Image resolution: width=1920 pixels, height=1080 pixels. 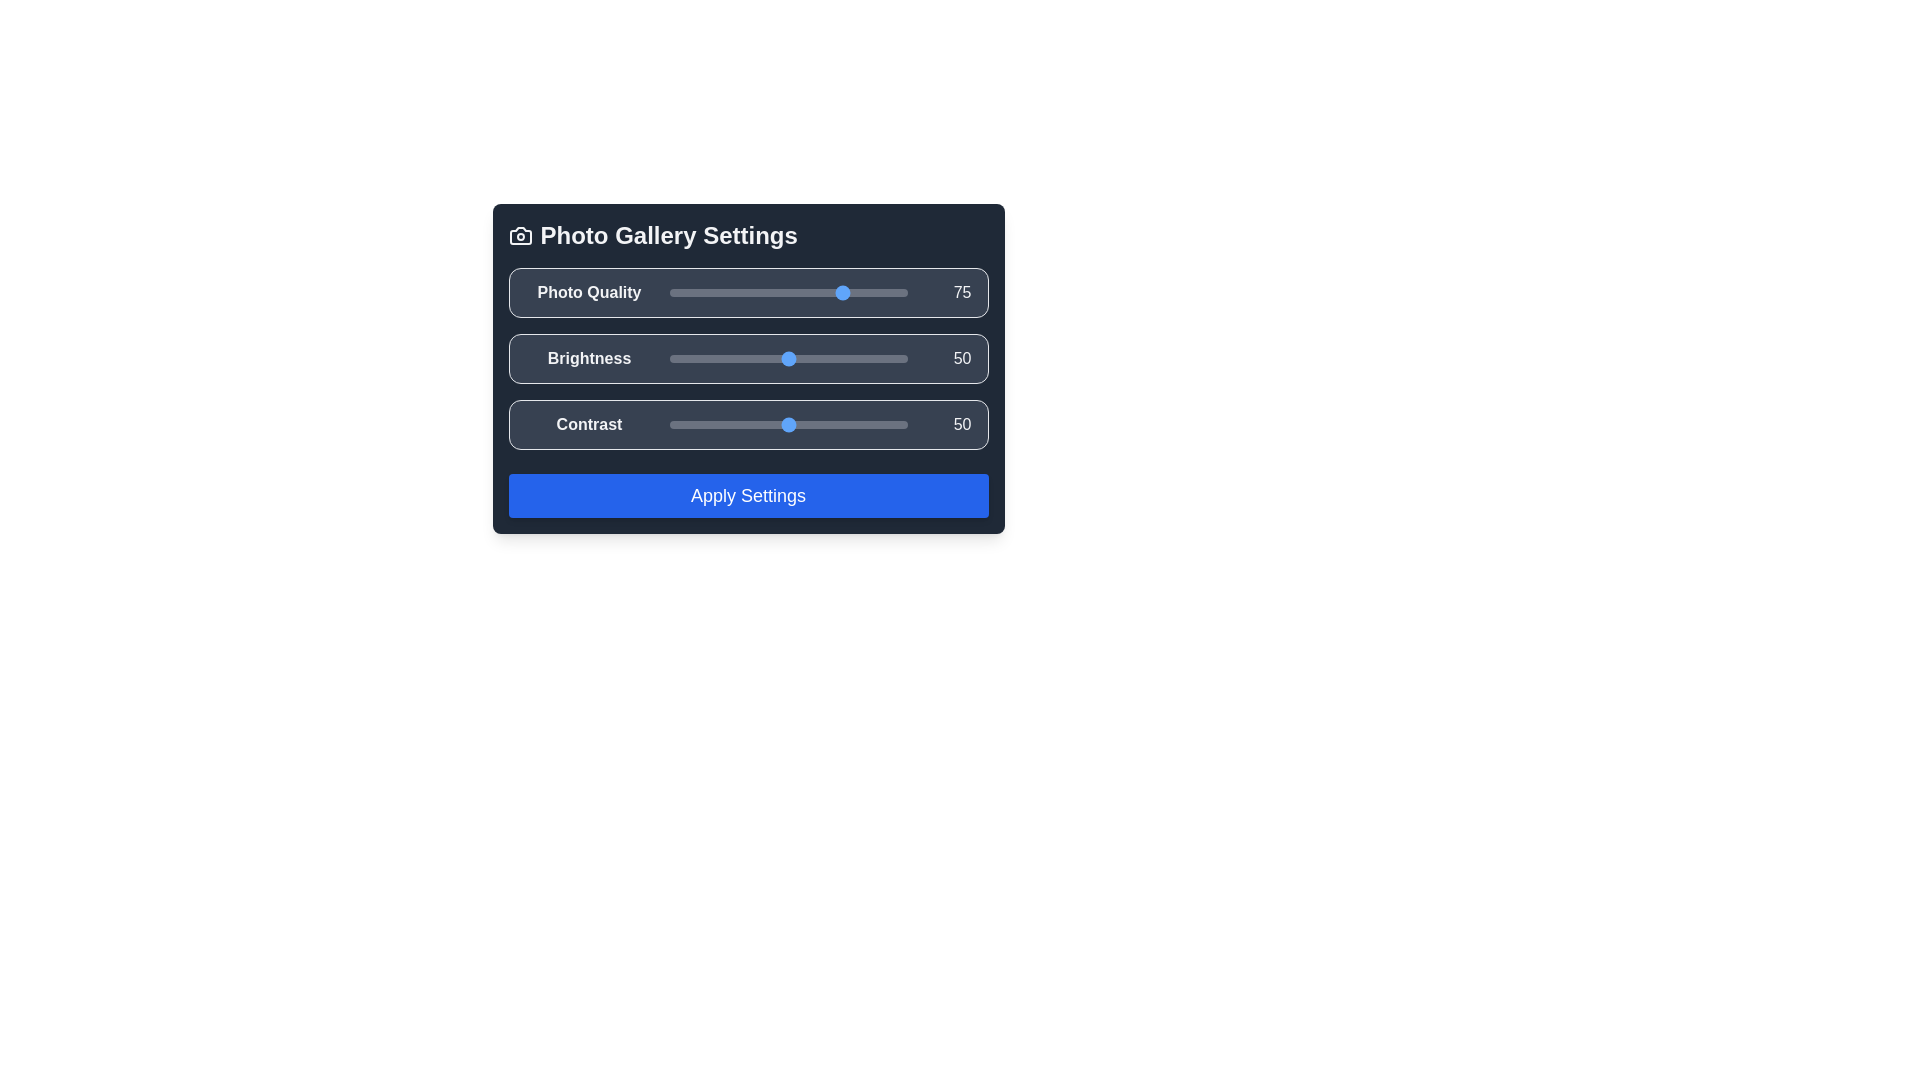 I want to click on the photo quality, so click(x=698, y=293).